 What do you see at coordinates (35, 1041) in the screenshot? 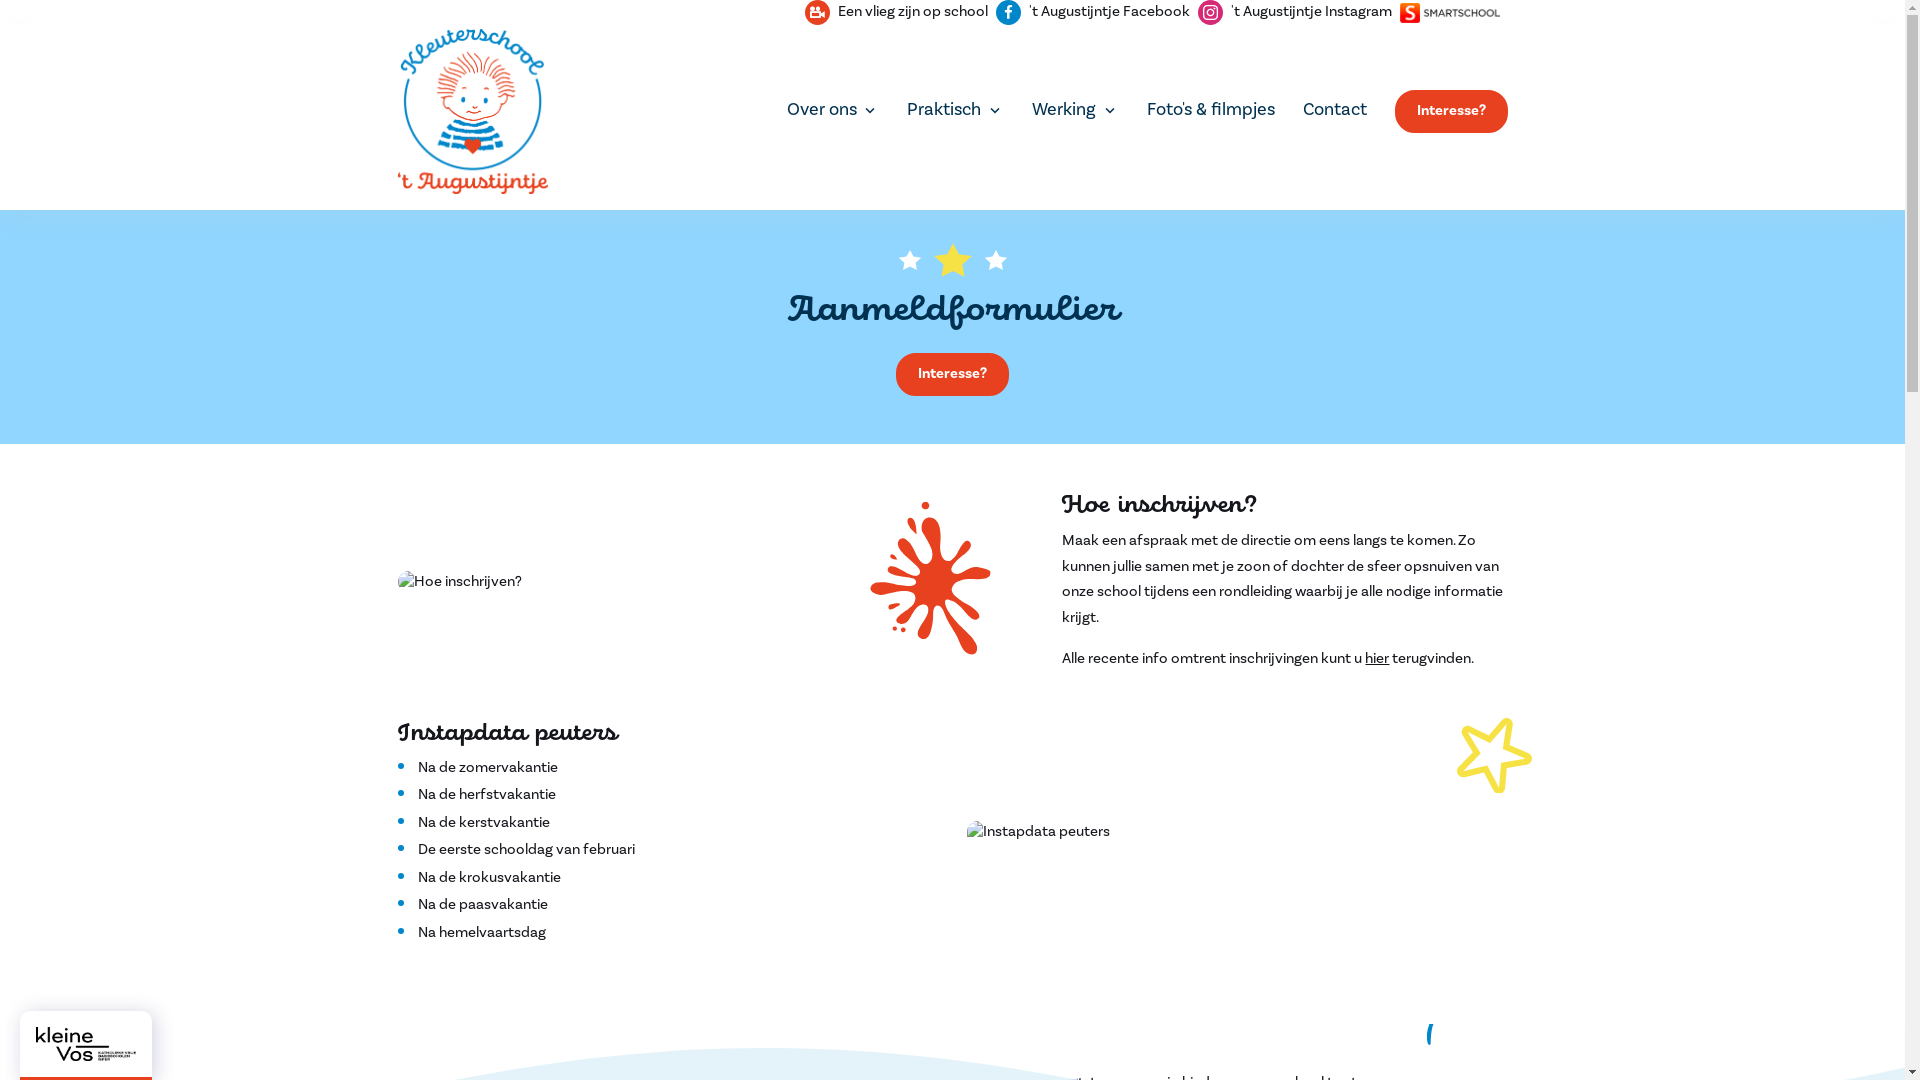
I see `'kleine Vos | Katholieke Vrije Basisscholen Ieper'` at bounding box center [35, 1041].